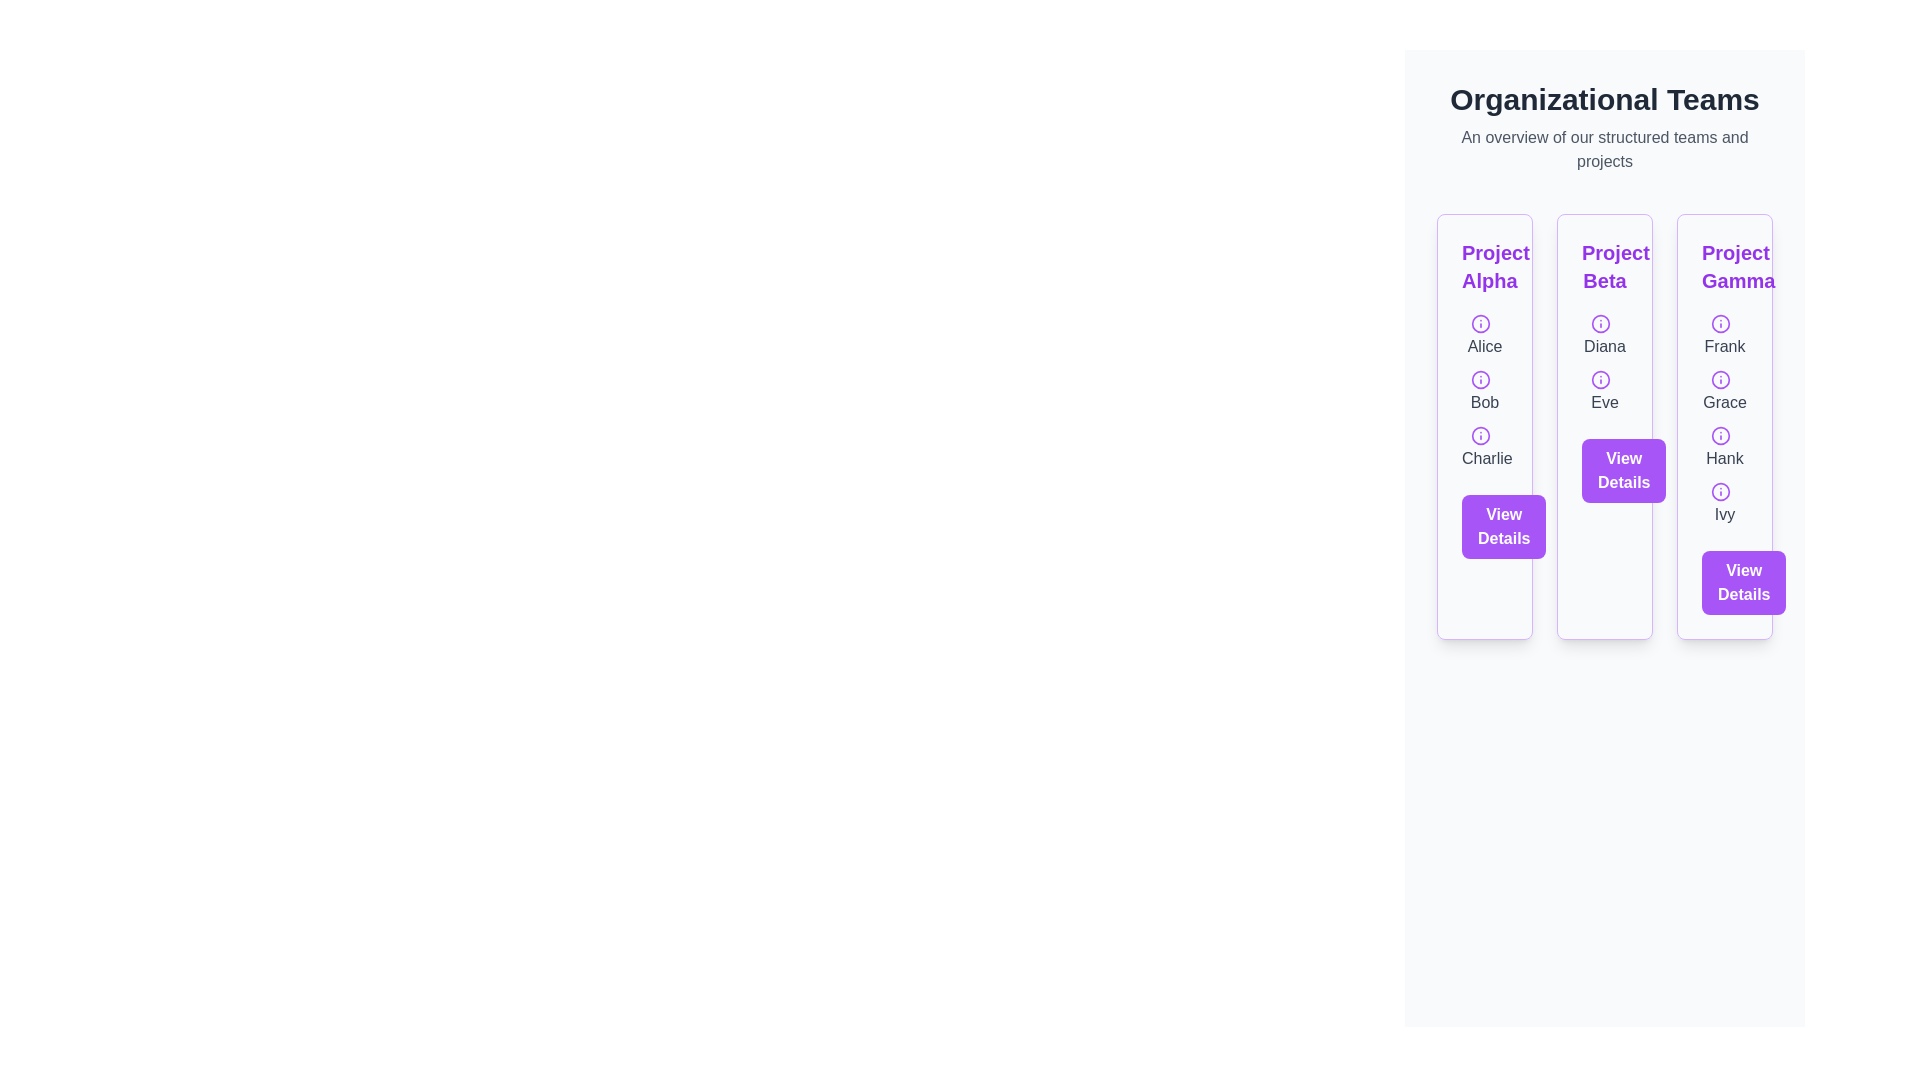  I want to click on the icon in the 'Project Beta' column that provides additional information related to 'Diana', so click(1601, 322).